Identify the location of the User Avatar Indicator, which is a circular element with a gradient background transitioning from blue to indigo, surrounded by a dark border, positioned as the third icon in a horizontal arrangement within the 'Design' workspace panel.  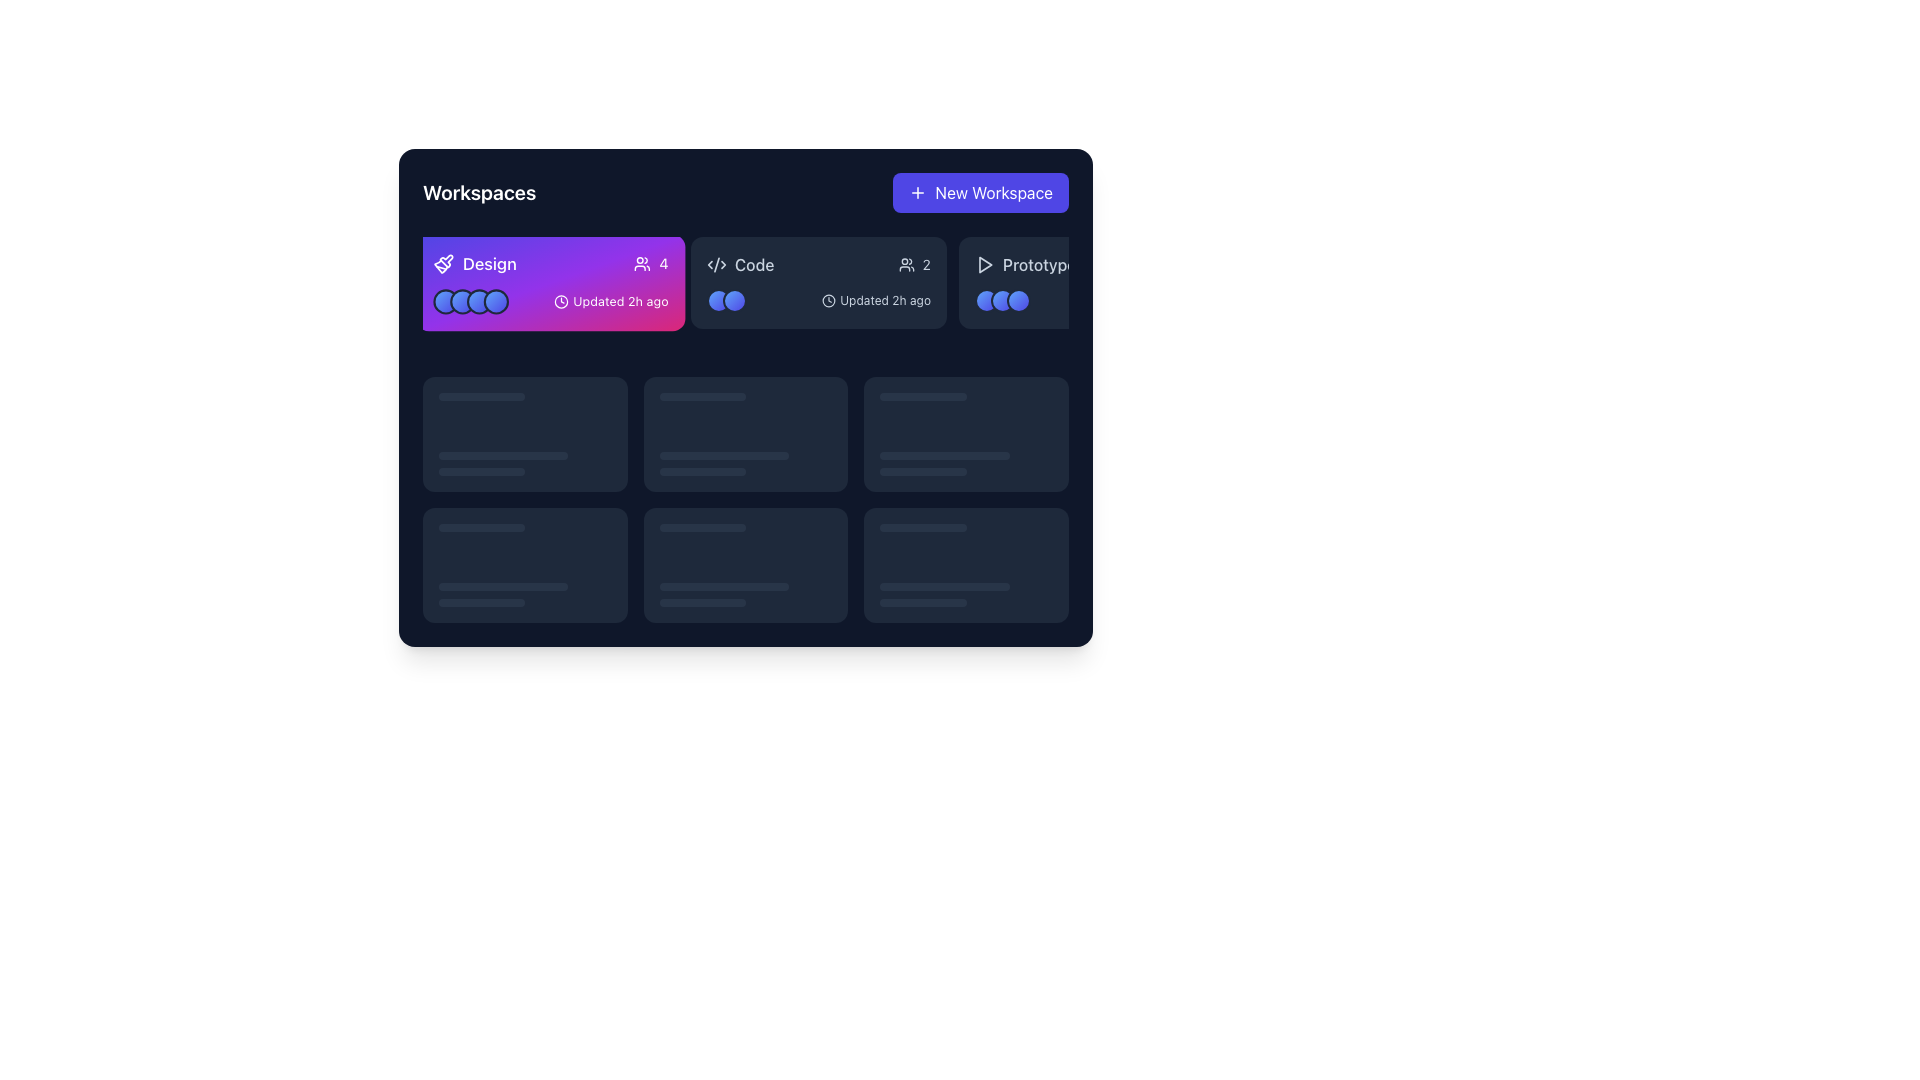
(478, 301).